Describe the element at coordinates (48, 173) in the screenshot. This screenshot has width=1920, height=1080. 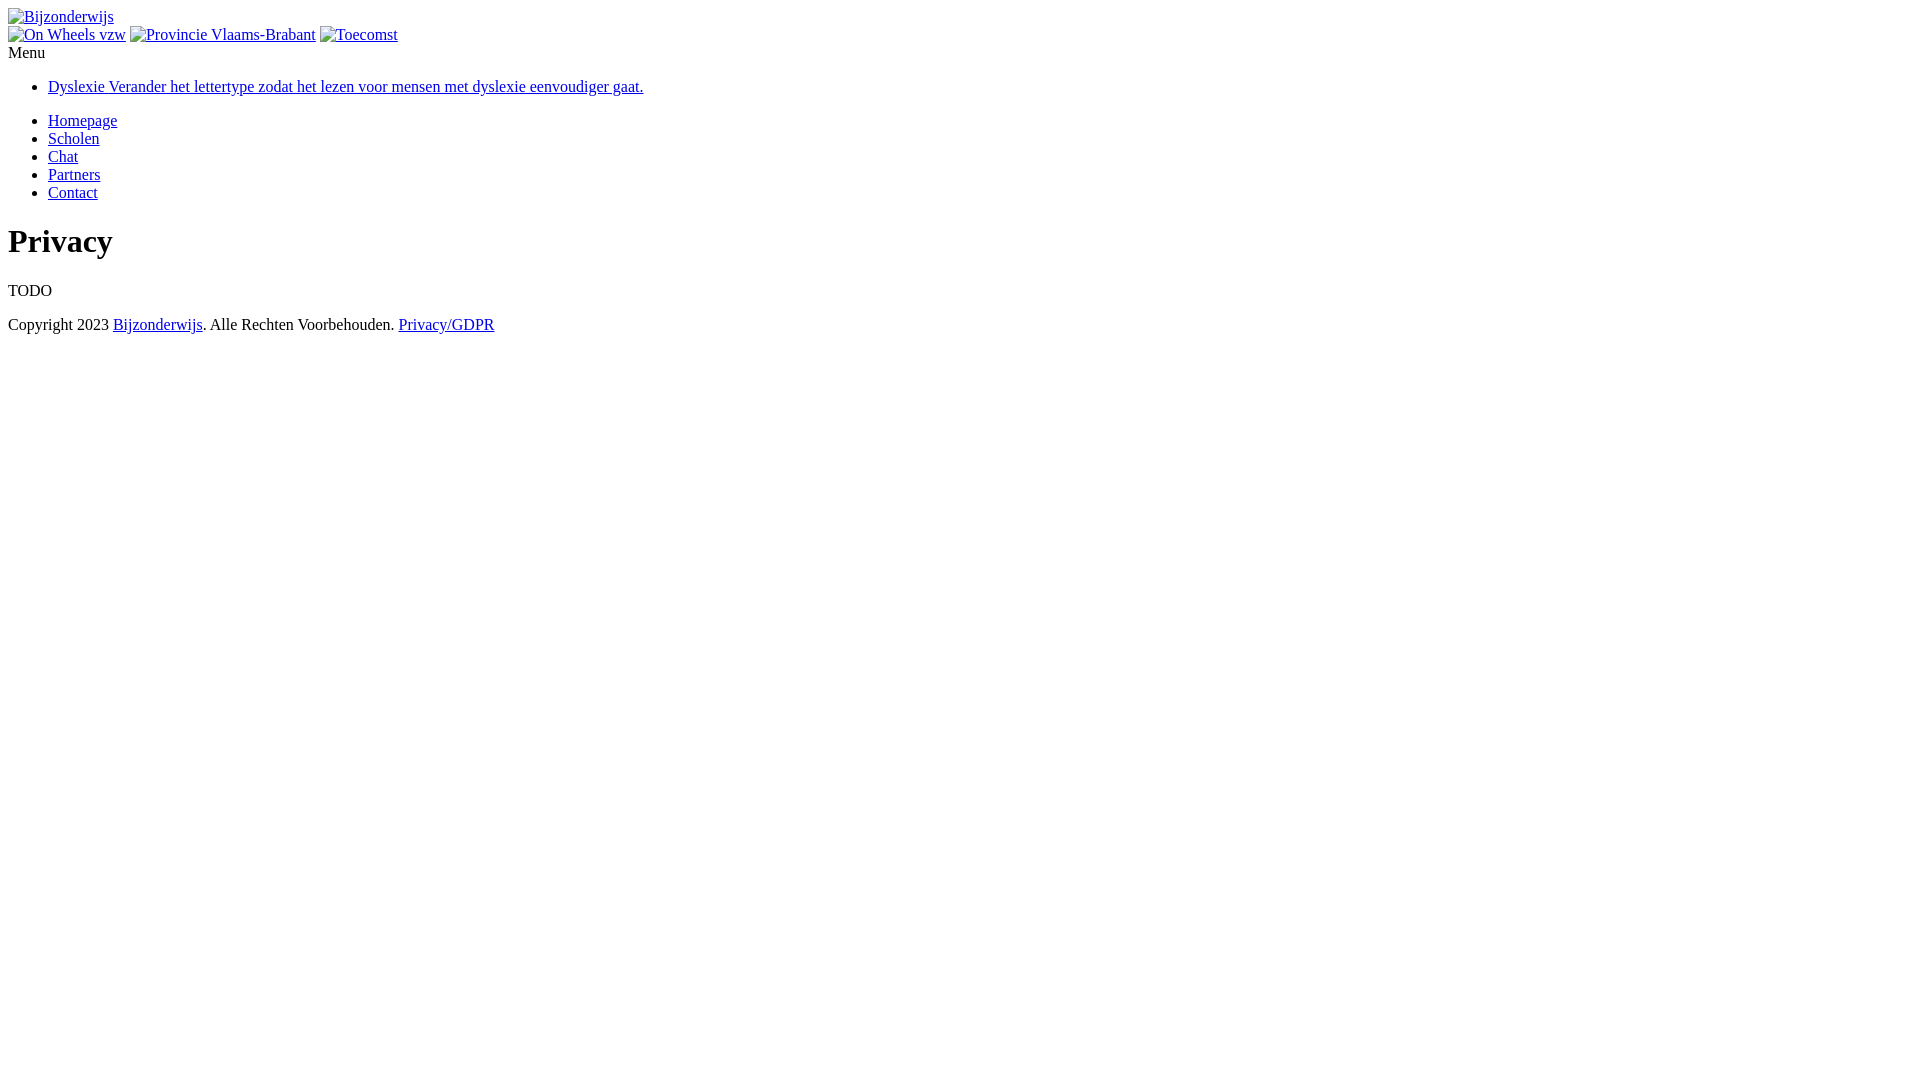
I see `'Partners'` at that location.